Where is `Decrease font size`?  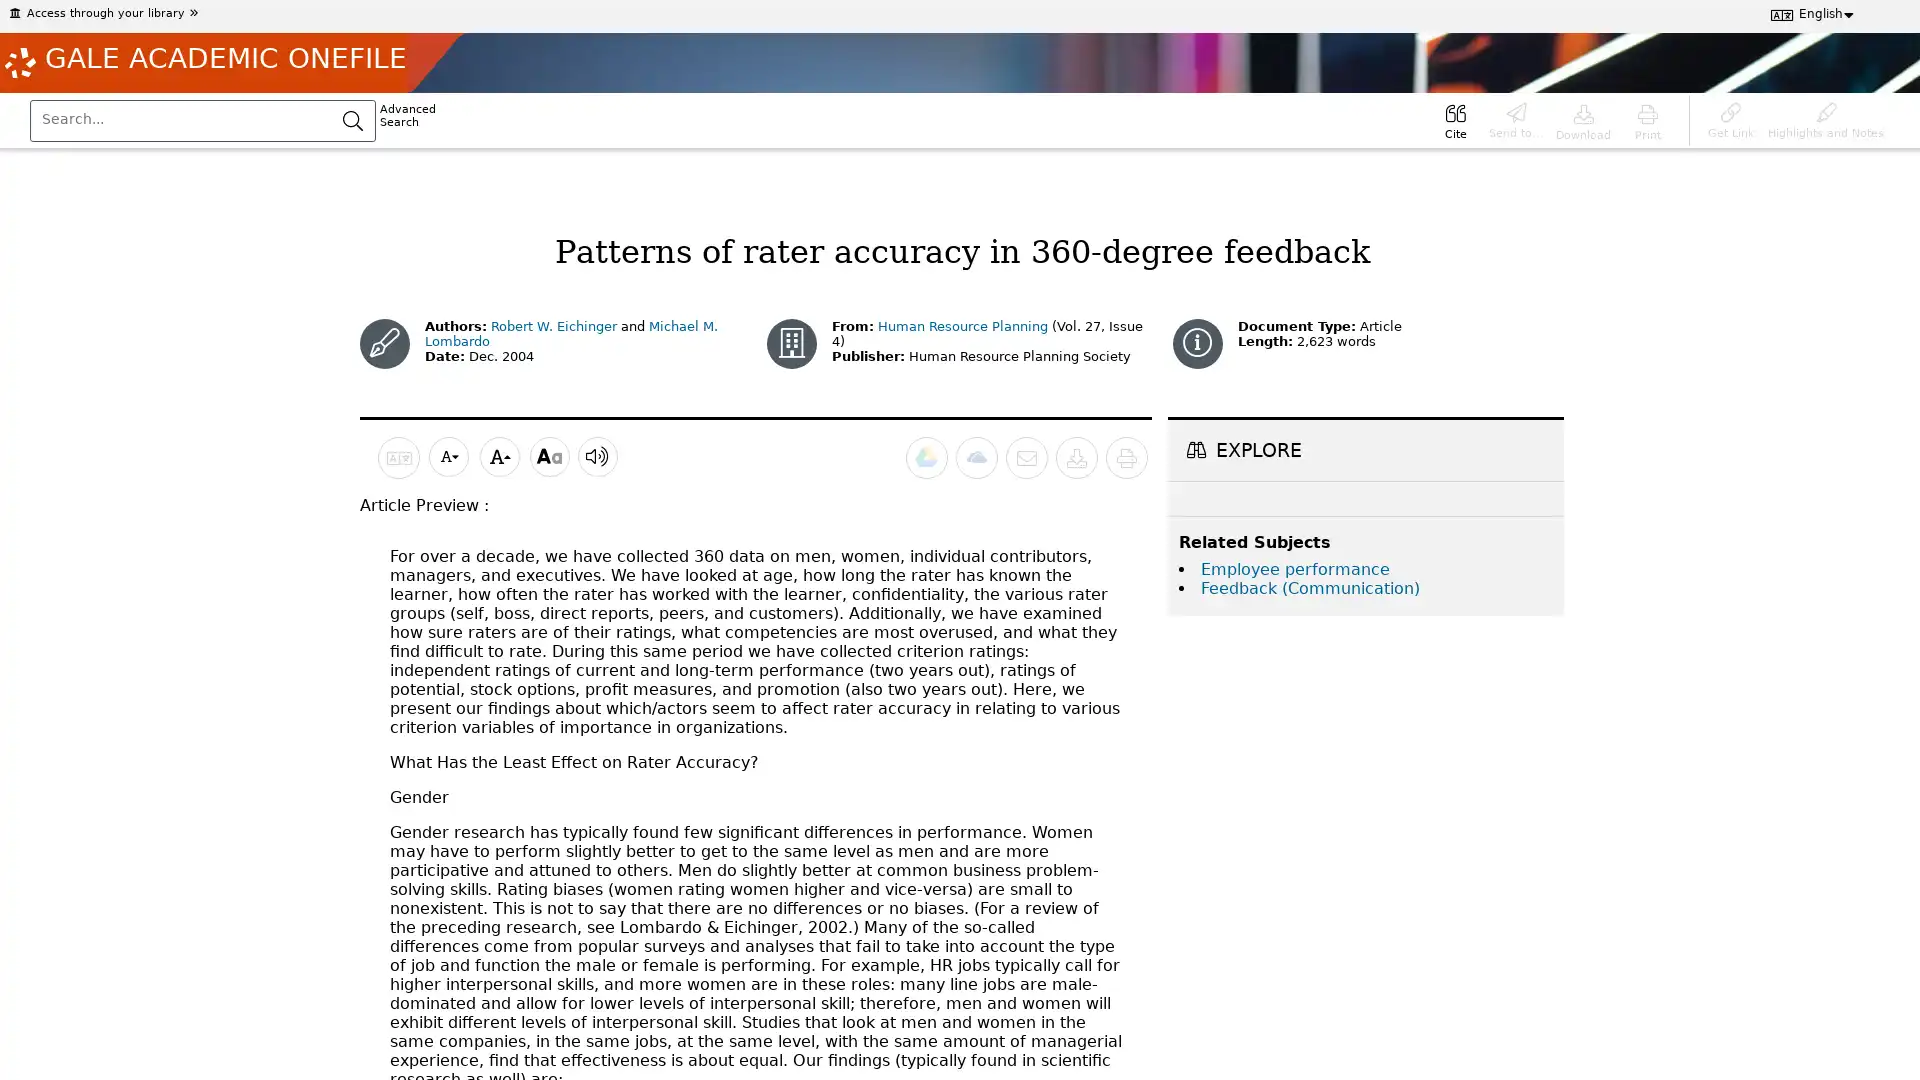 Decrease font size is located at coordinates (448, 456).